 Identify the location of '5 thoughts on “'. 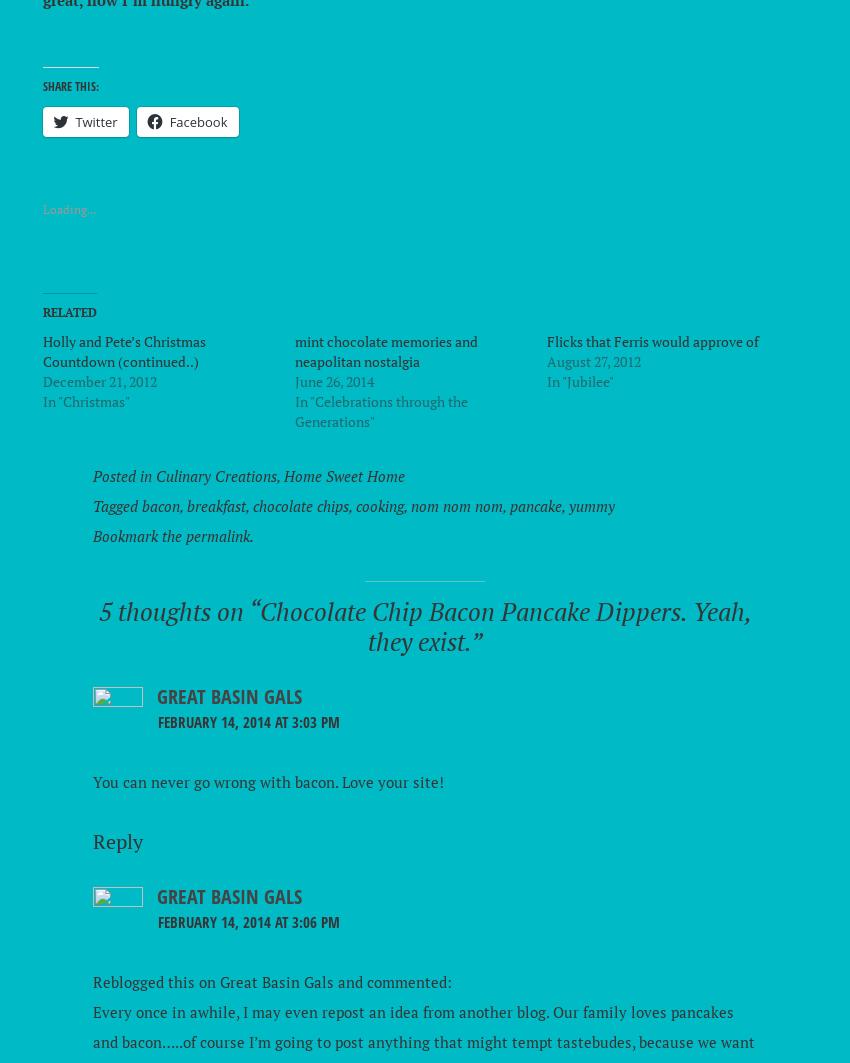
(177, 610).